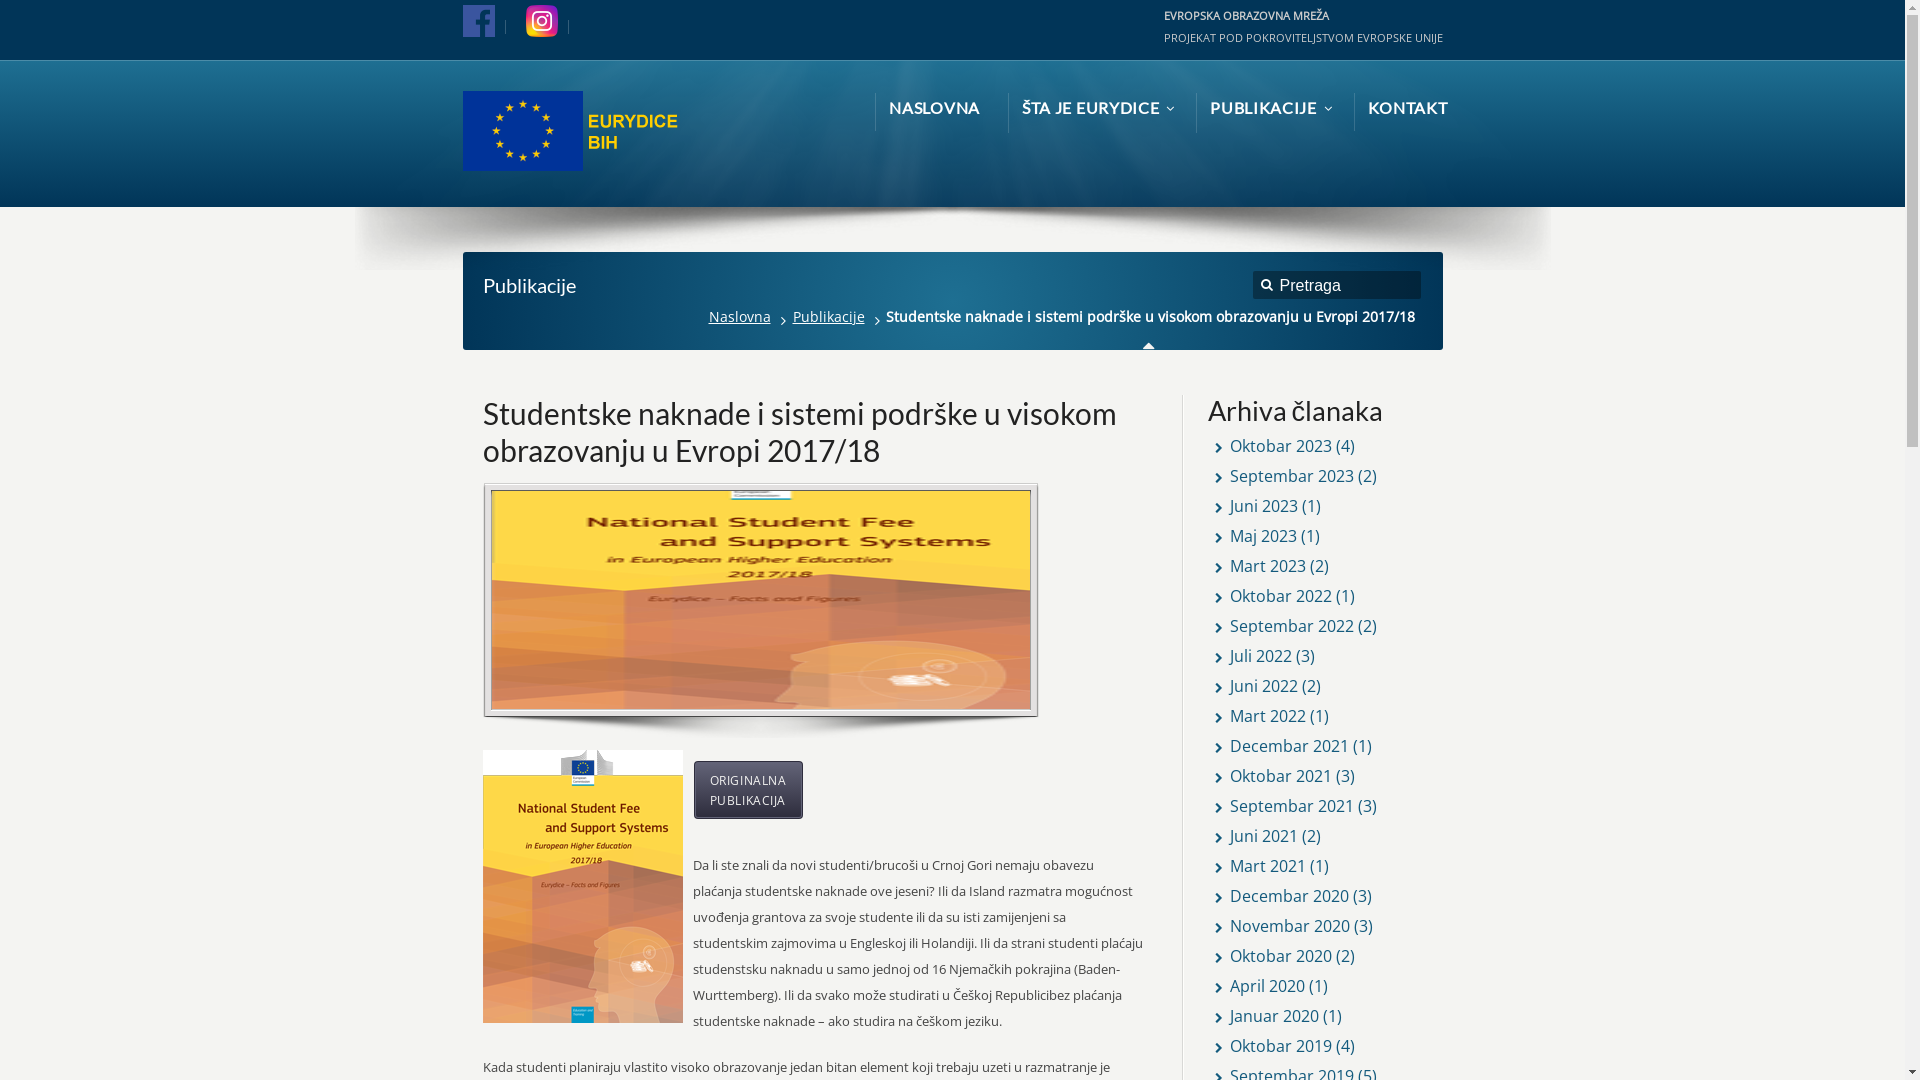 This screenshot has width=1920, height=1080. What do you see at coordinates (1260, 655) in the screenshot?
I see `'Juli 2022'` at bounding box center [1260, 655].